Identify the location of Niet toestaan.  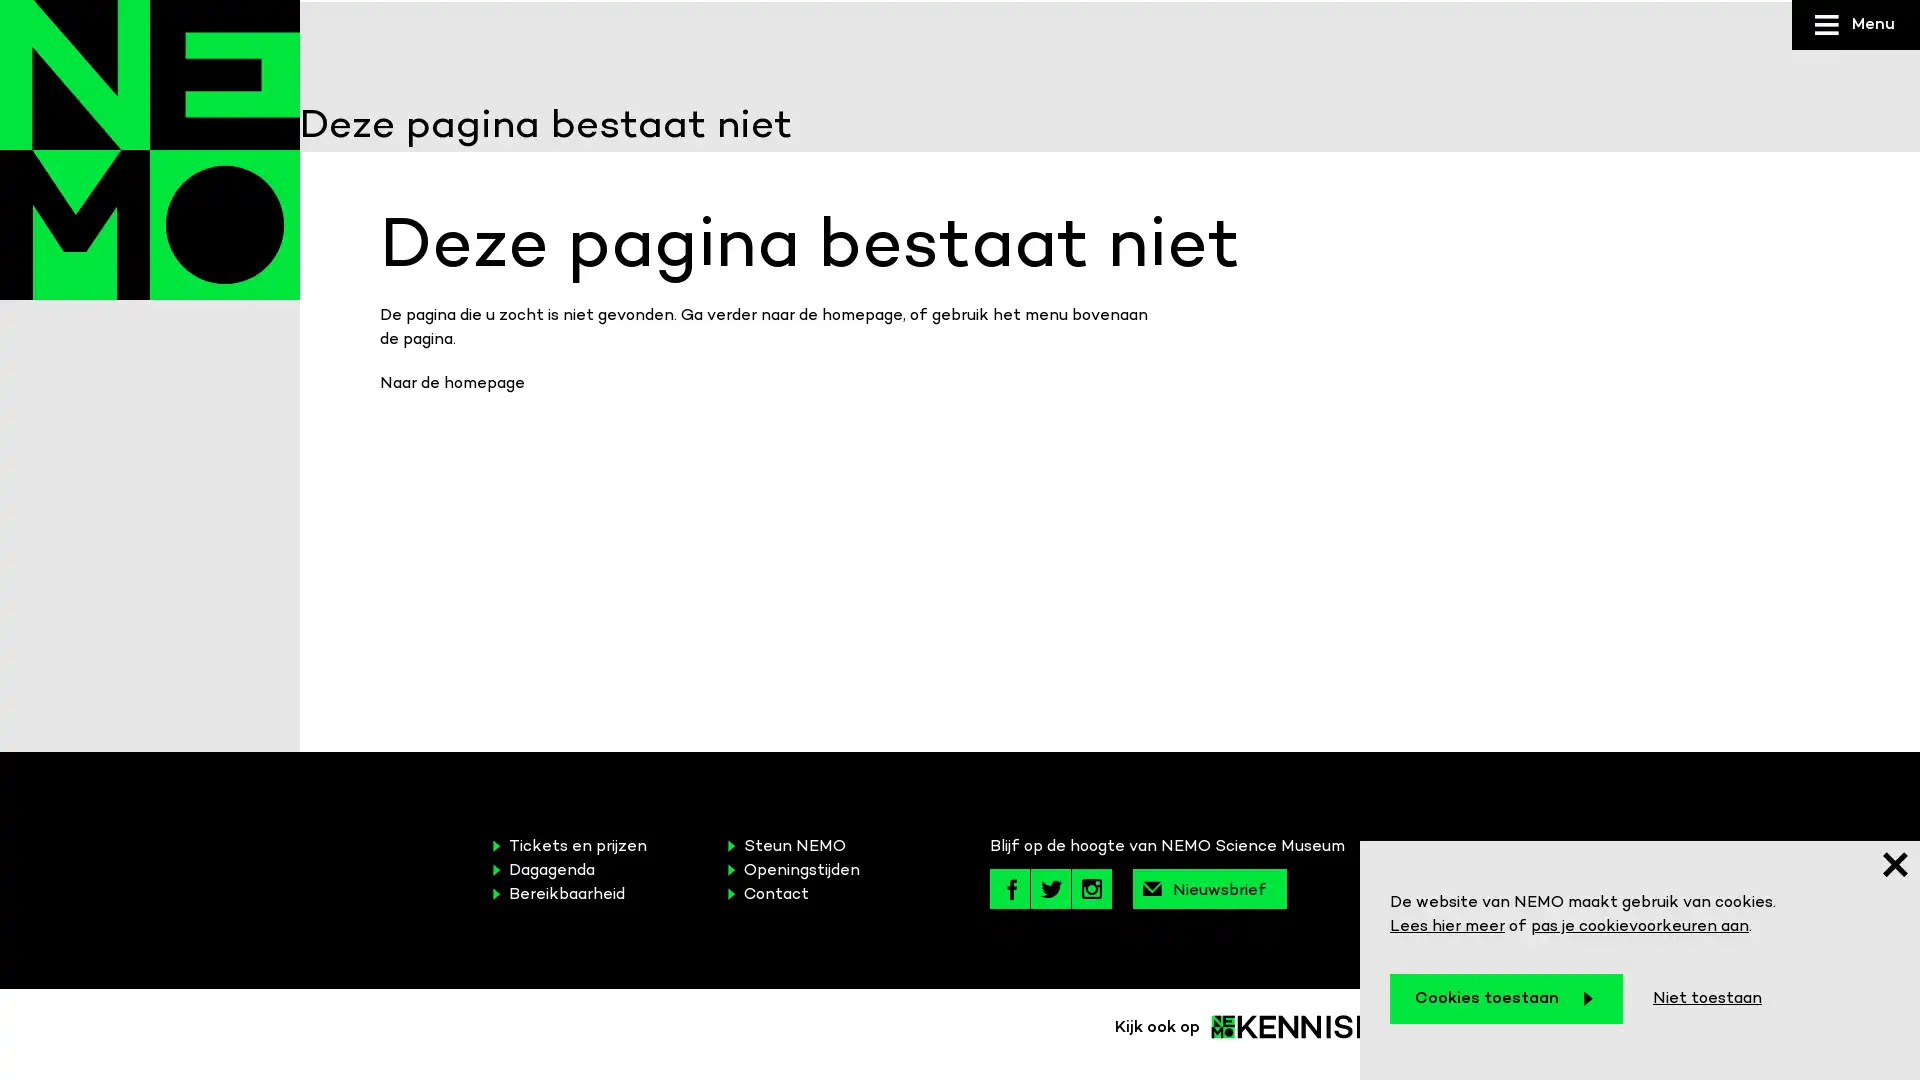
(1706, 999).